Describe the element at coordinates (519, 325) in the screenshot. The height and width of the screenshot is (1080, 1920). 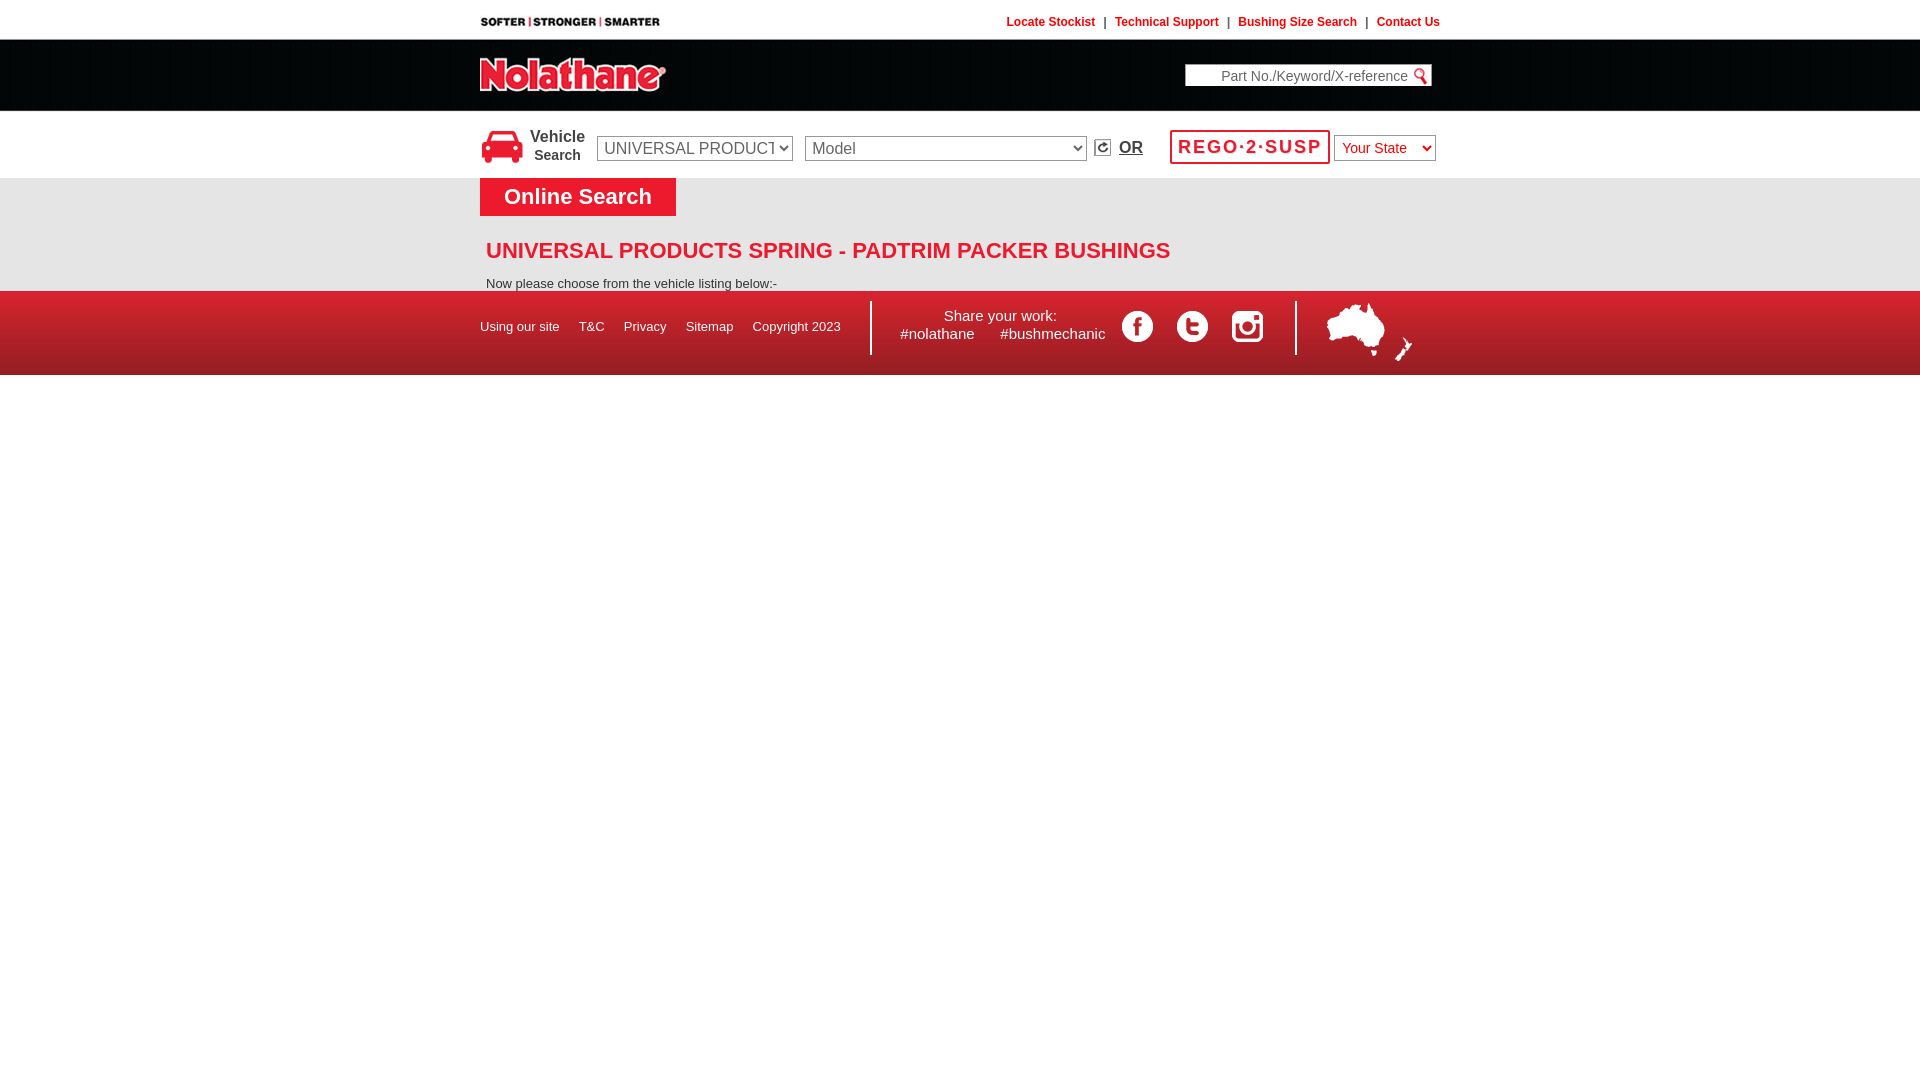
I see `'Using our site'` at that location.